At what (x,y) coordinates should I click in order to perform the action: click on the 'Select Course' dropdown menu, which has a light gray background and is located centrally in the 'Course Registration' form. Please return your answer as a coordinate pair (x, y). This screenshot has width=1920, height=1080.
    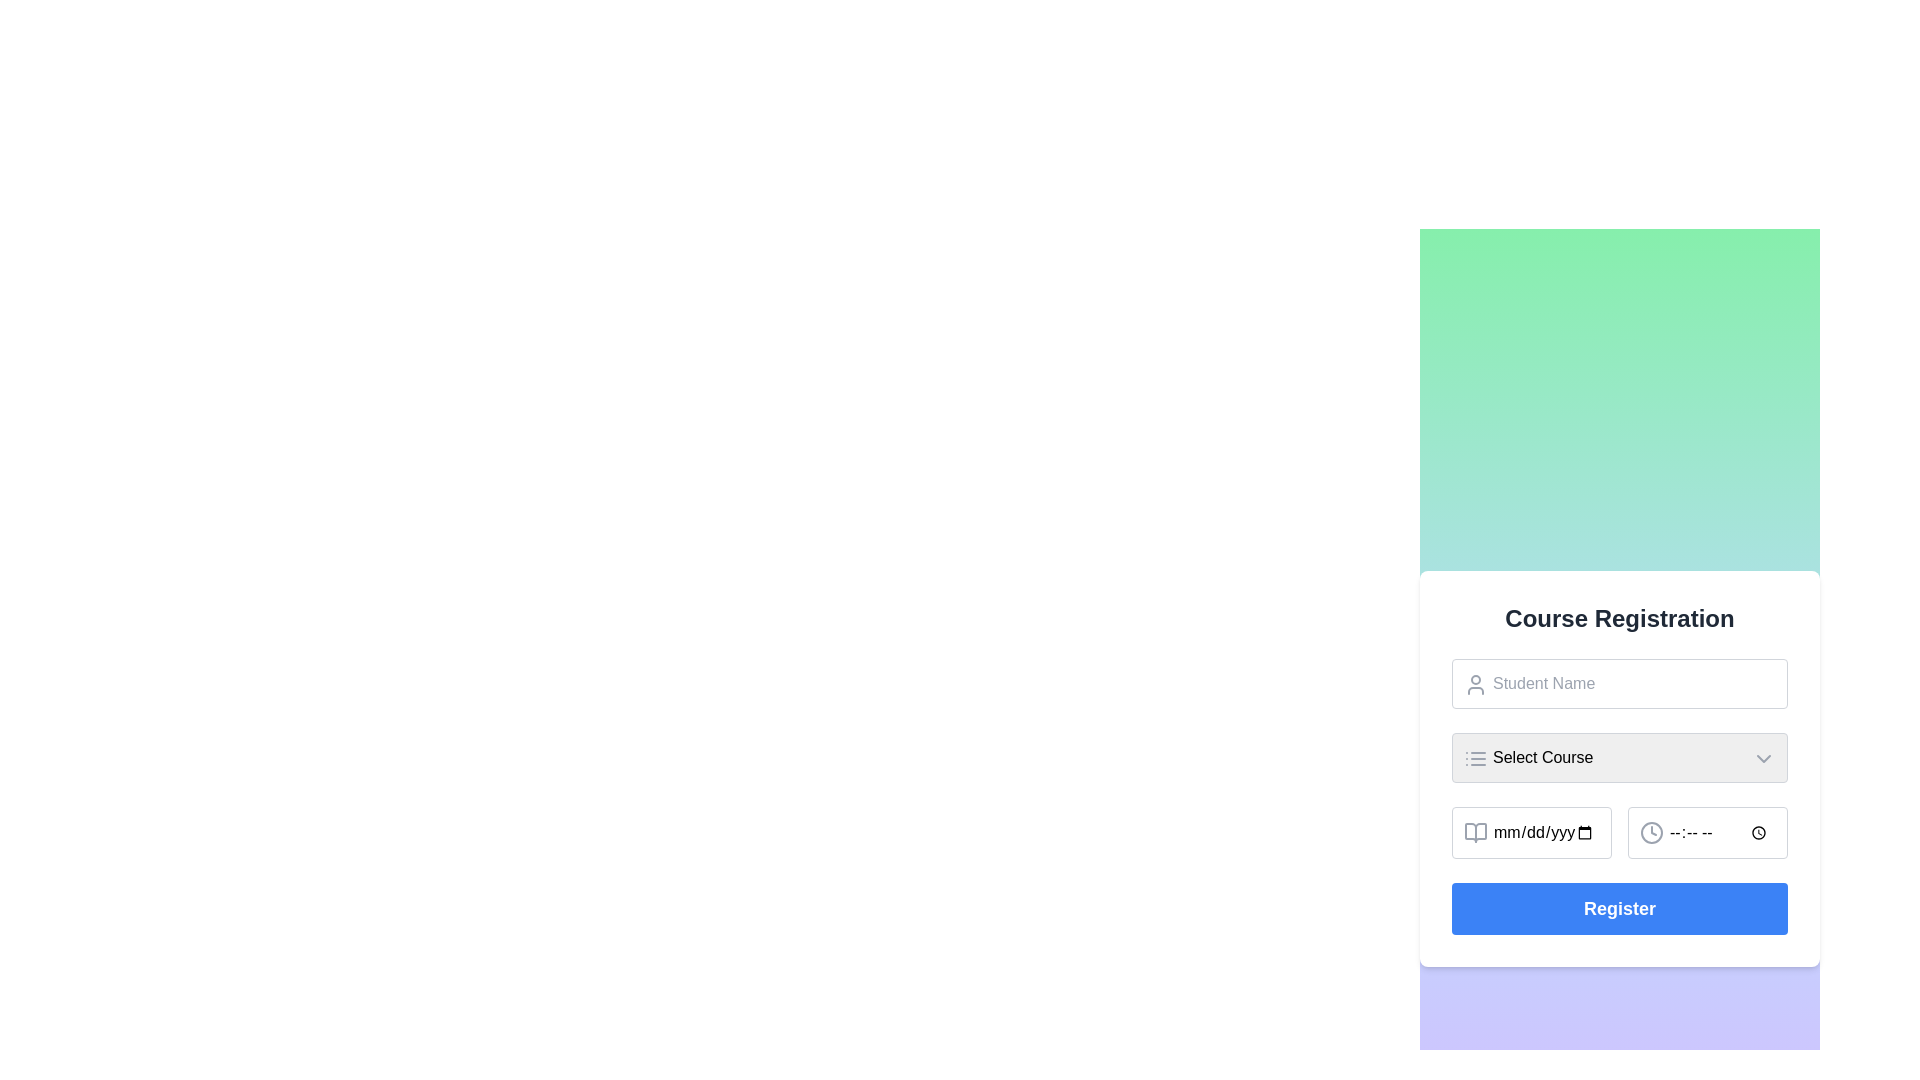
    Looking at the image, I should click on (1620, 758).